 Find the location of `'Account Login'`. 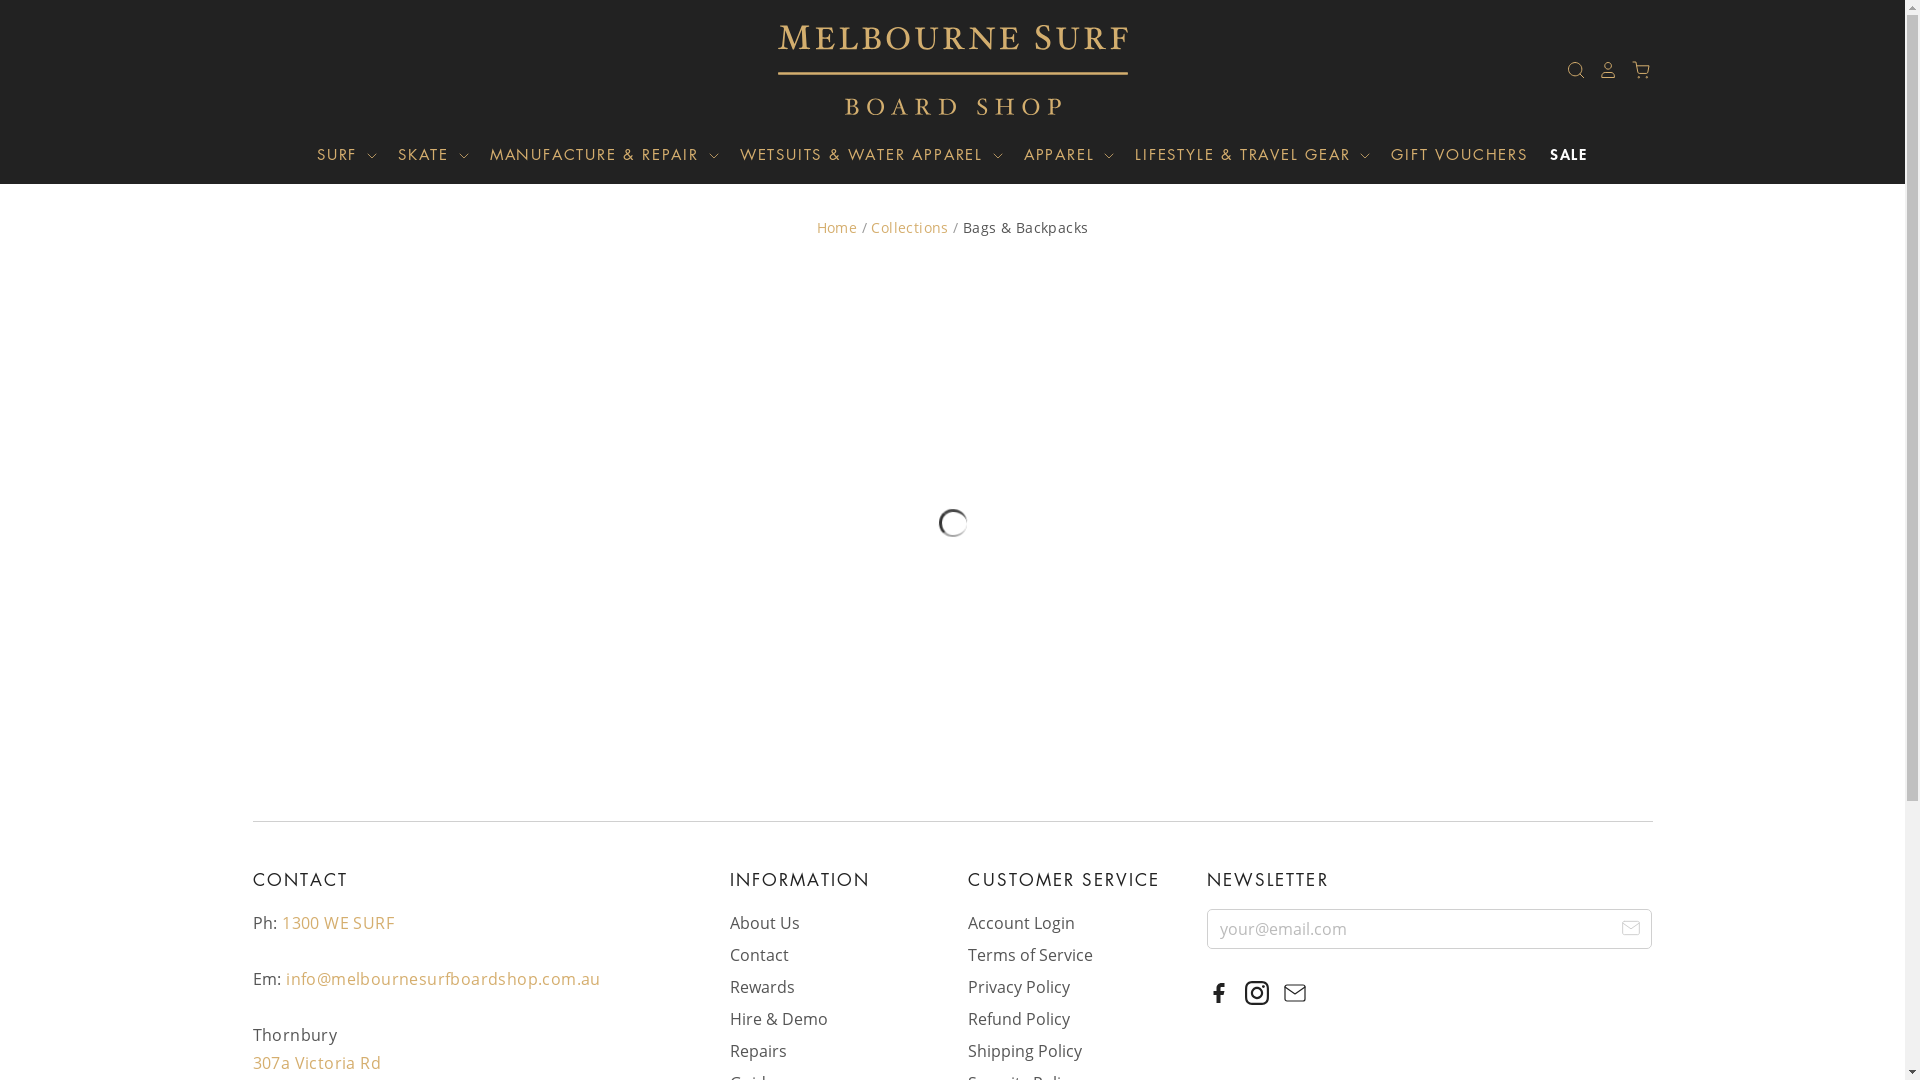

'Account Login' is located at coordinates (1021, 922).